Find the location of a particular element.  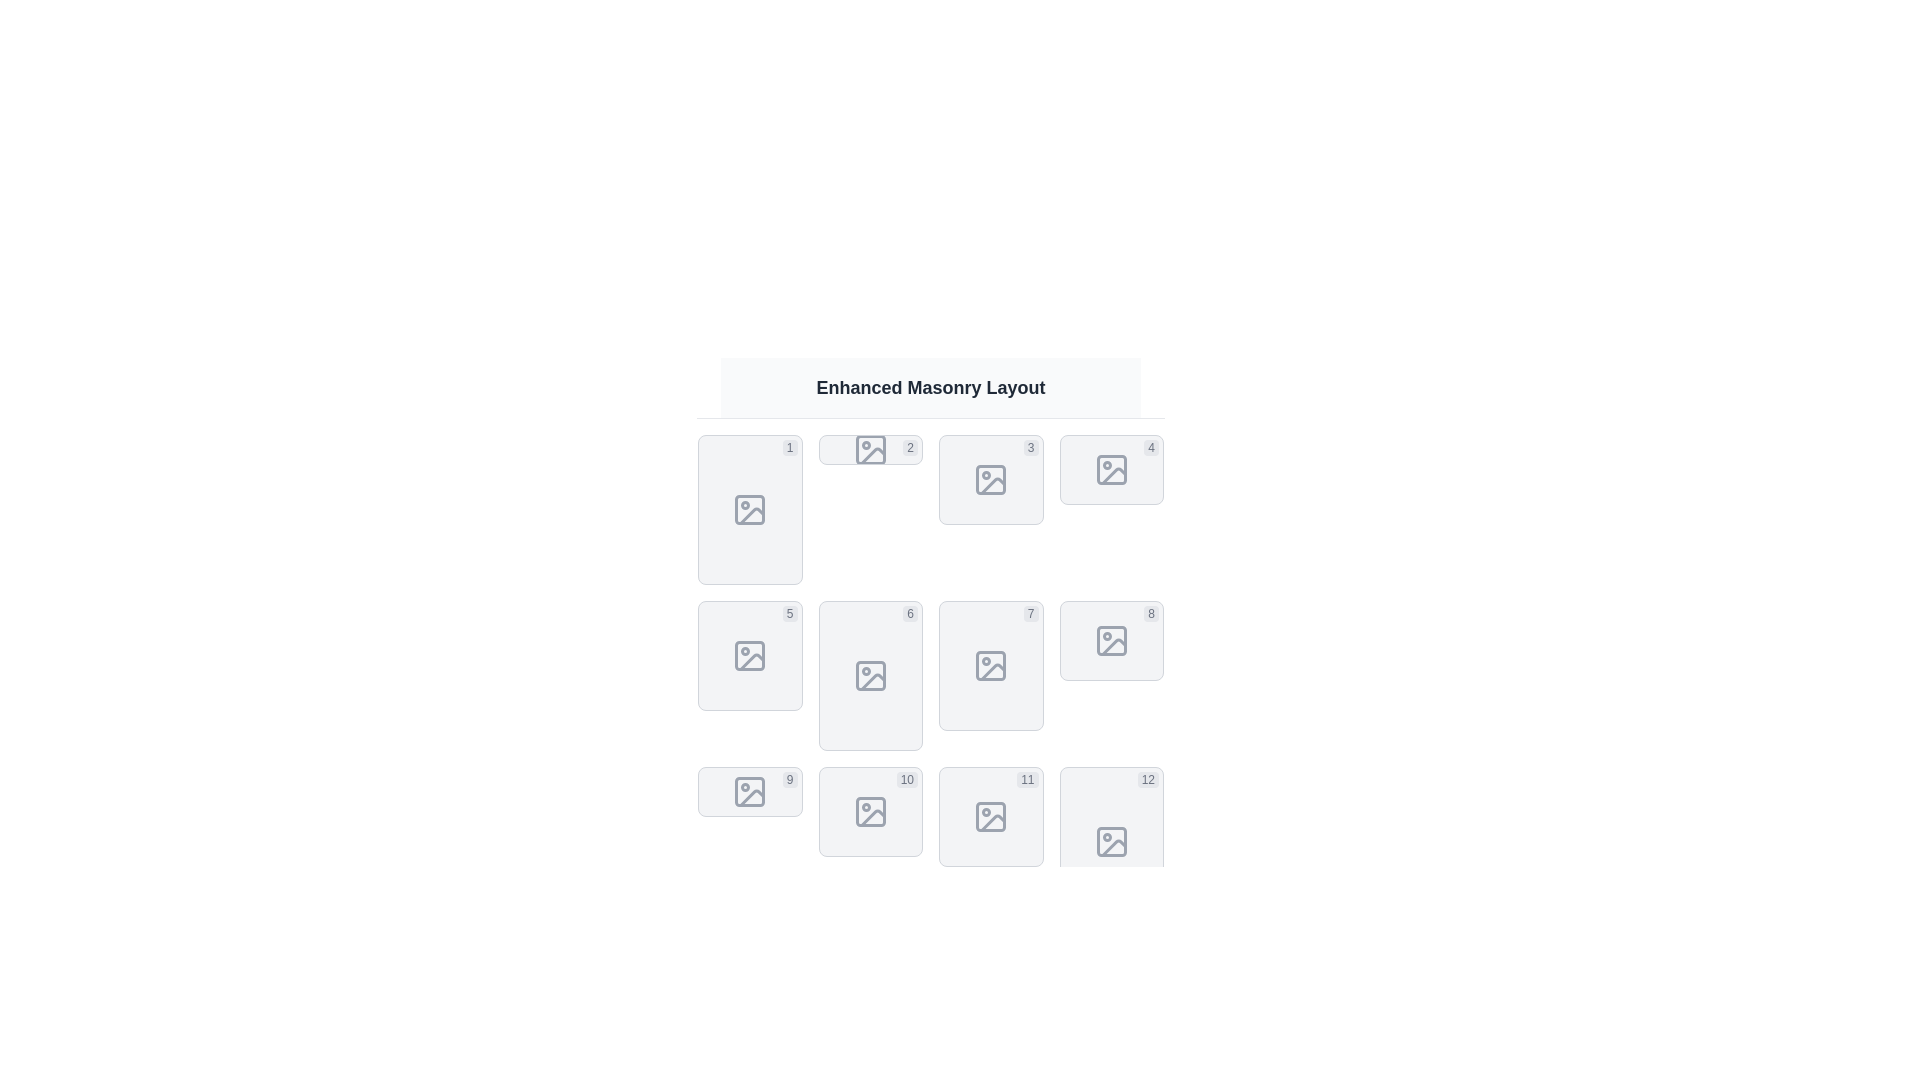

the badge located at the top-right corner of the 10th card in the grid layout, which displays a count or identifier is located at coordinates (906, 778).